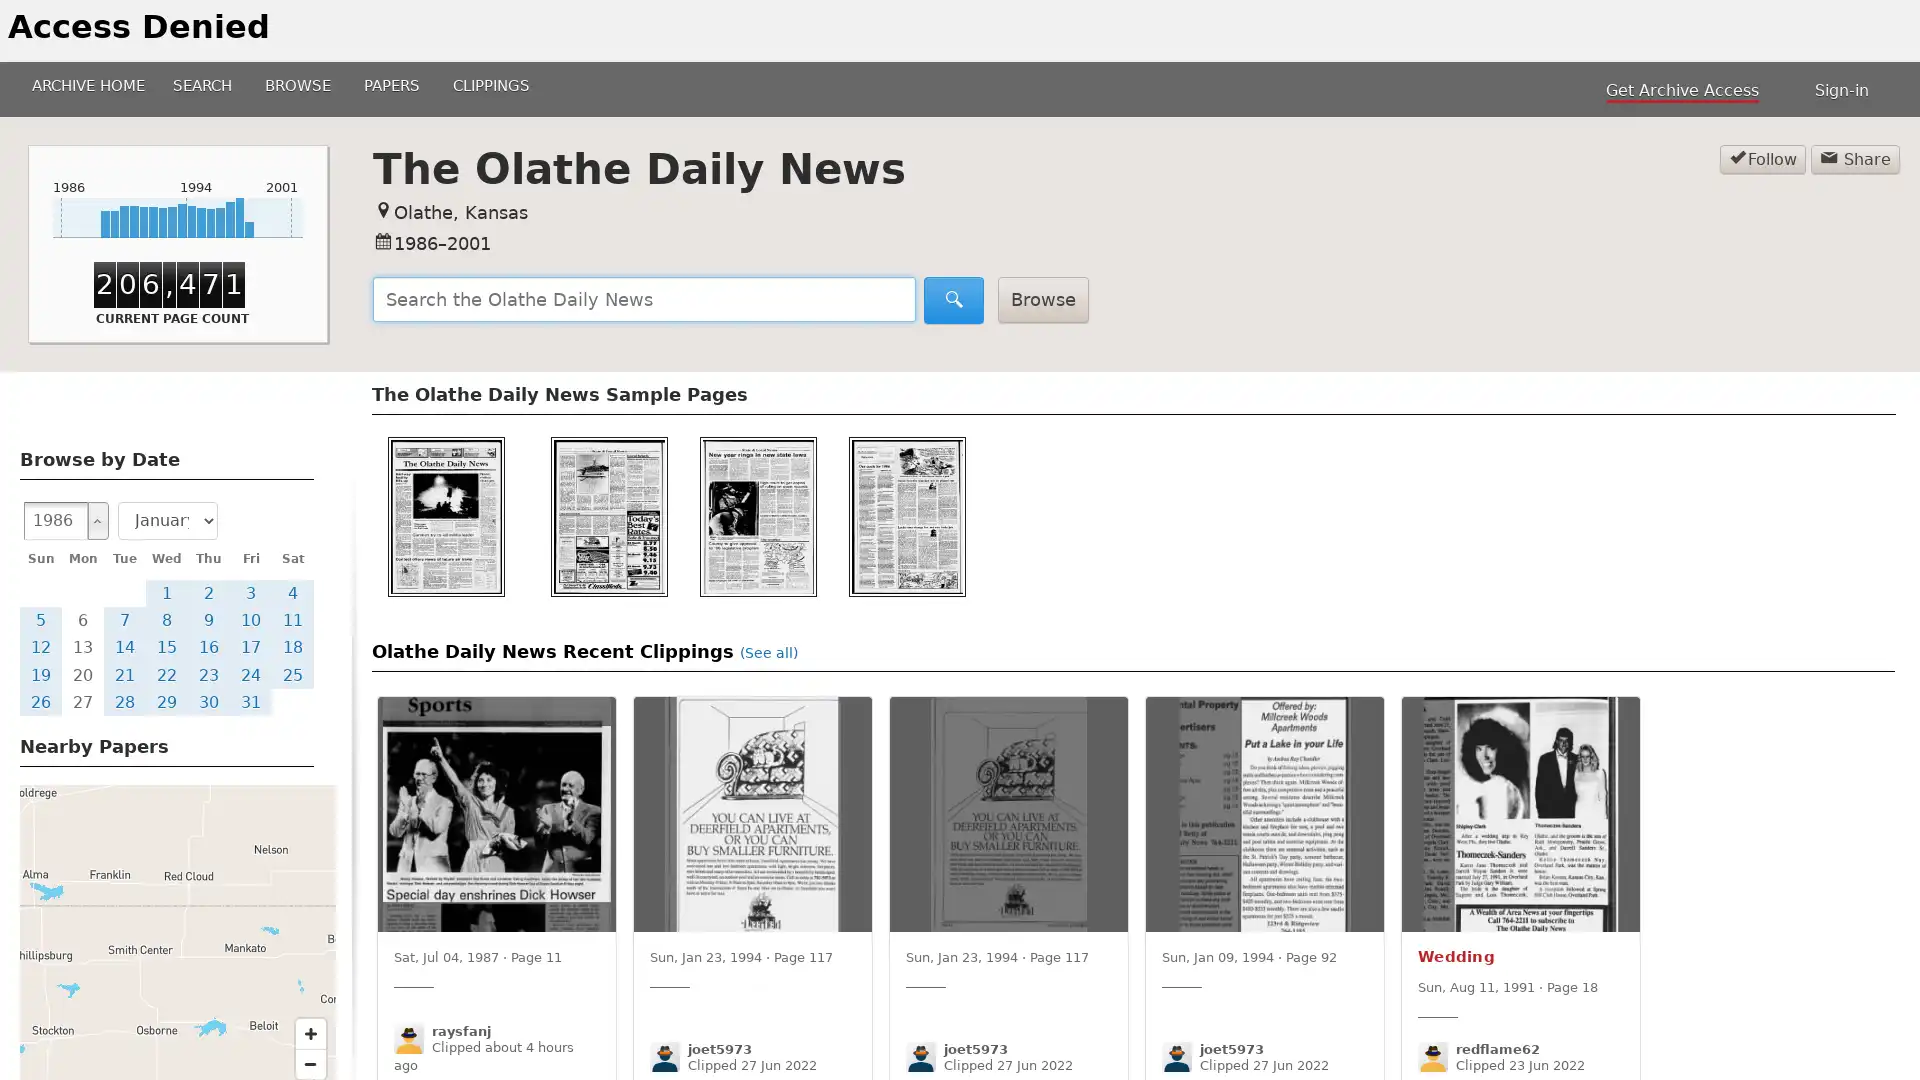  I want to click on Zoom out, so click(310, 1062).